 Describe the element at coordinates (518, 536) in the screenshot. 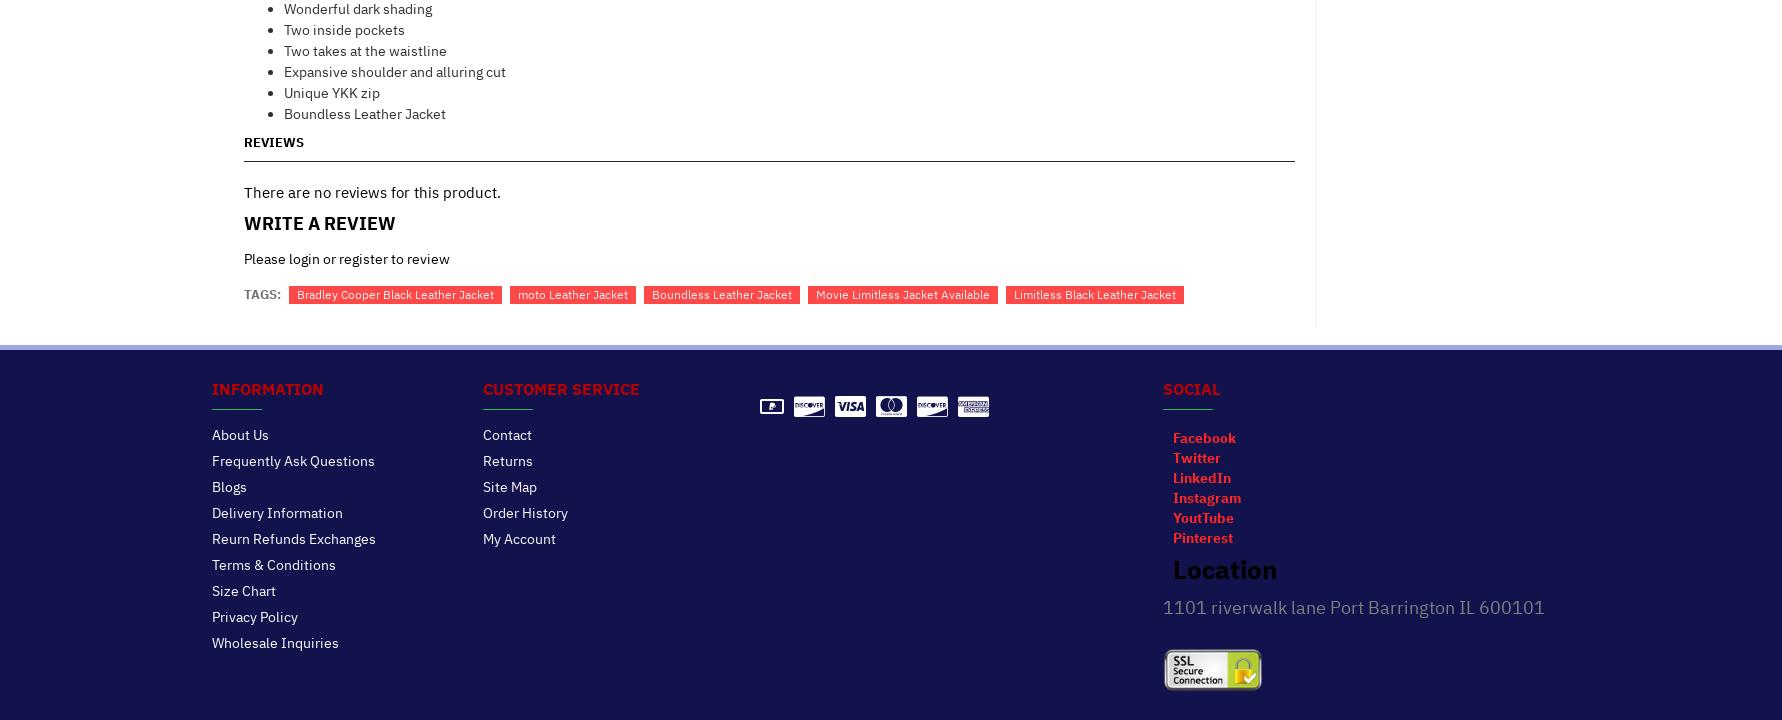

I see `'My Account'` at that location.